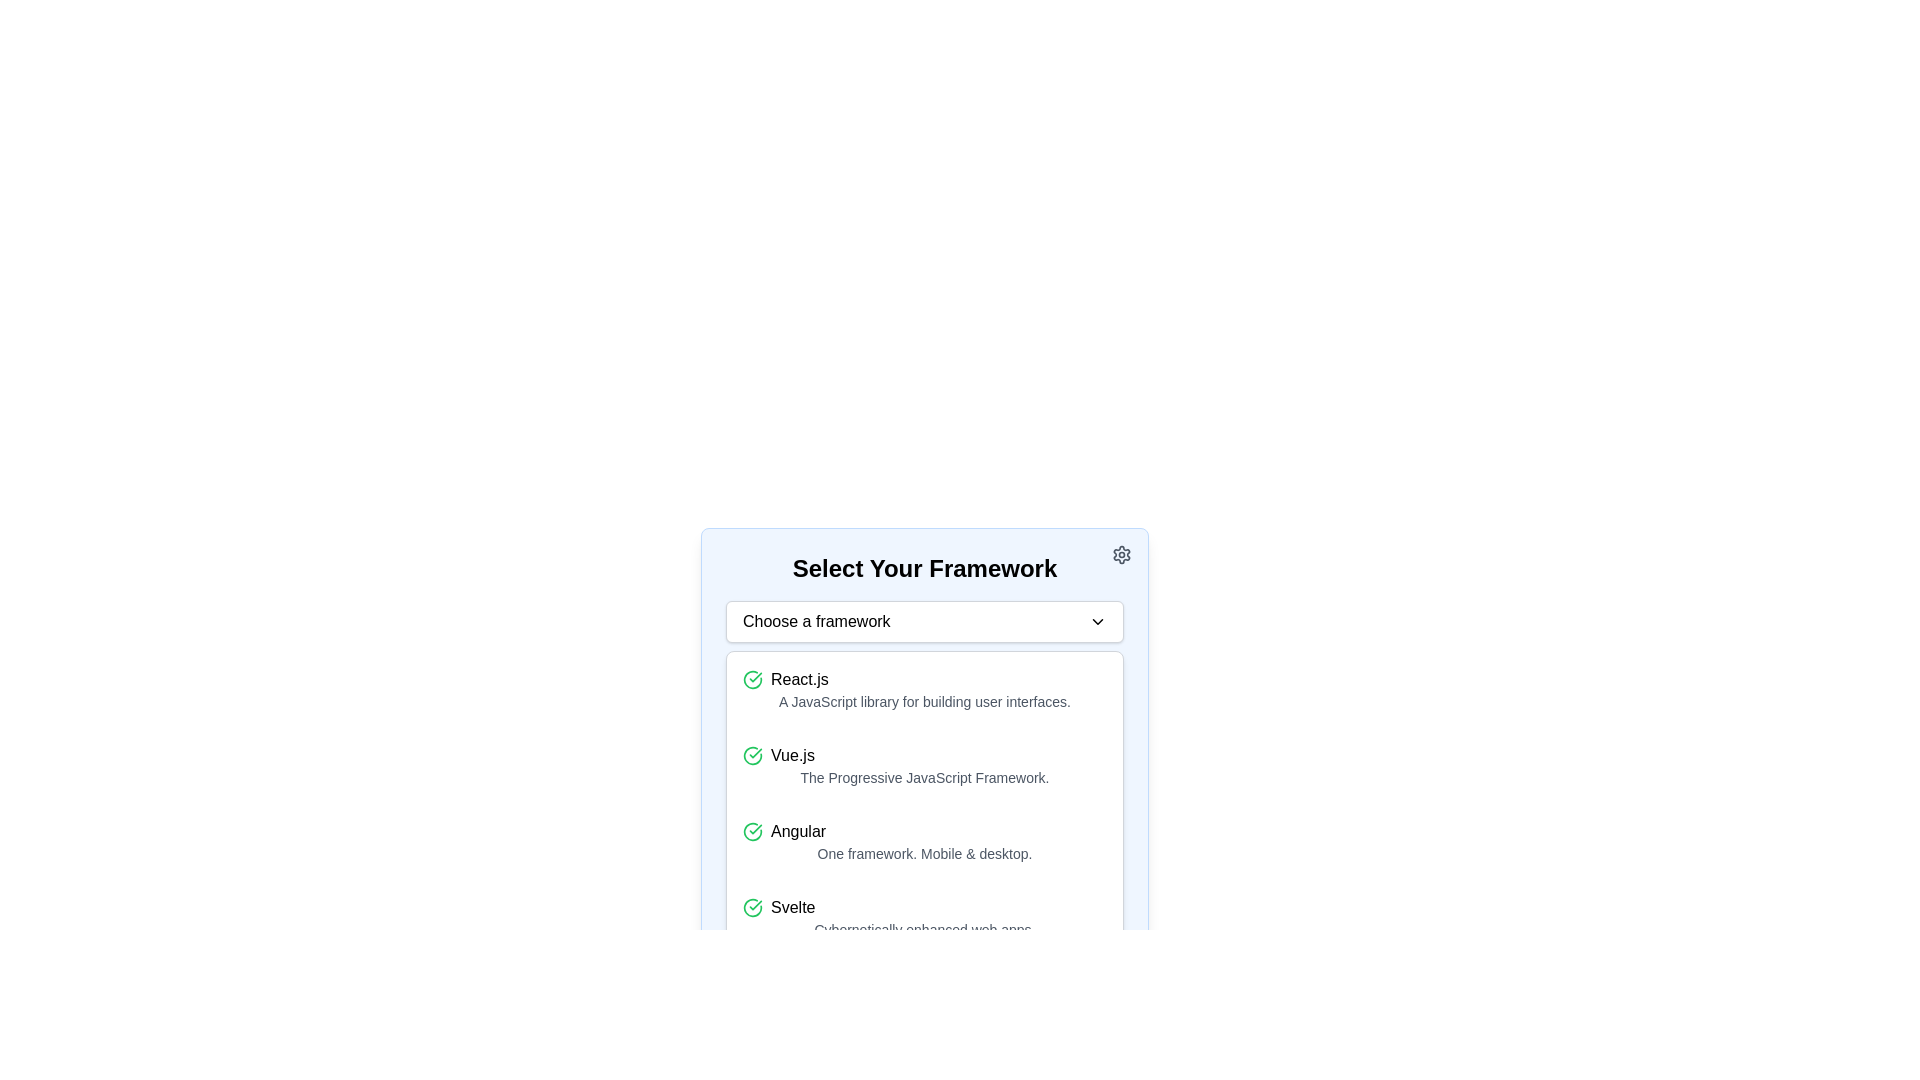 This screenshot has height=1080, width=1920. Describe the element at coordinates (924, 569) in the screenshot. I see `the heading or title text for the framework selection section, located at the top of its containing card, above the 'Choose a framework' dropdown` at that location.